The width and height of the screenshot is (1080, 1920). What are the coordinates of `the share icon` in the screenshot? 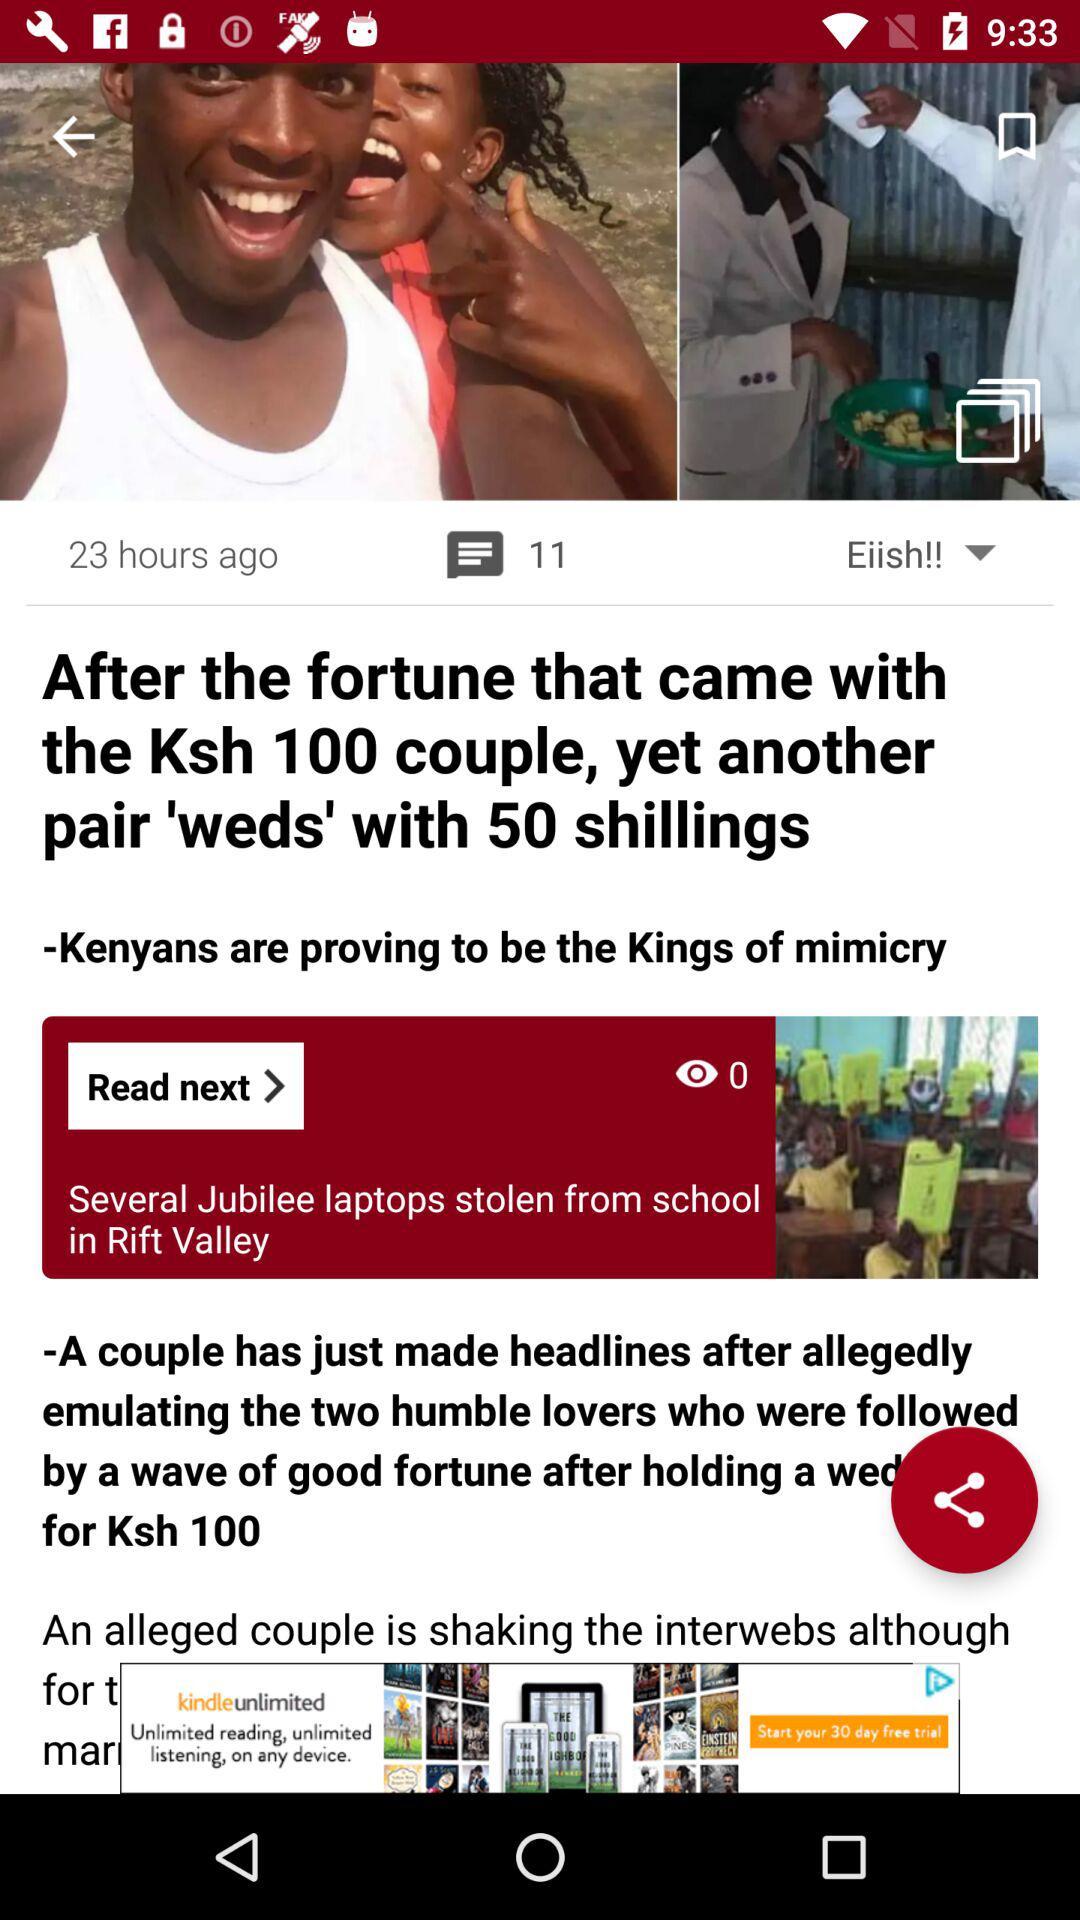 It's located at (963, 1499).